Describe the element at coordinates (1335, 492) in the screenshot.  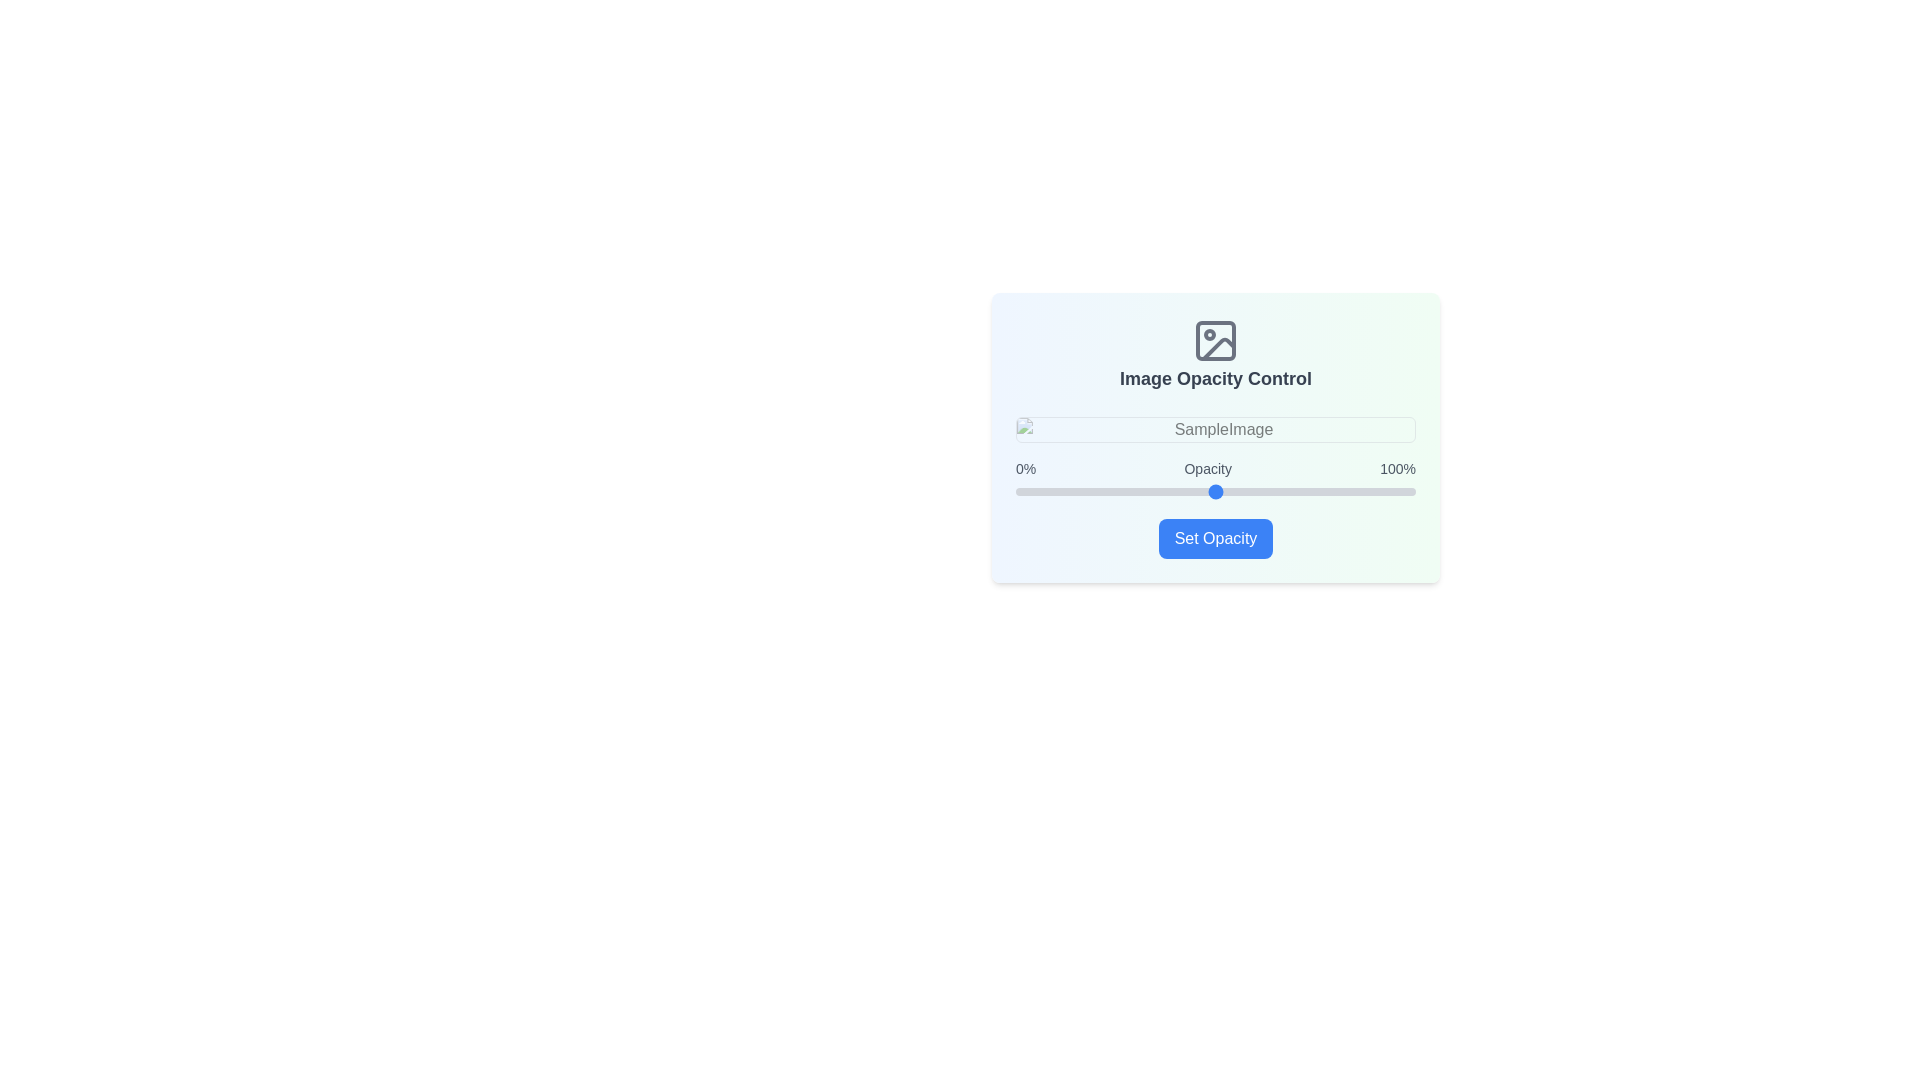
I see `the opacity slider to set the opacity to 80%` at that location.